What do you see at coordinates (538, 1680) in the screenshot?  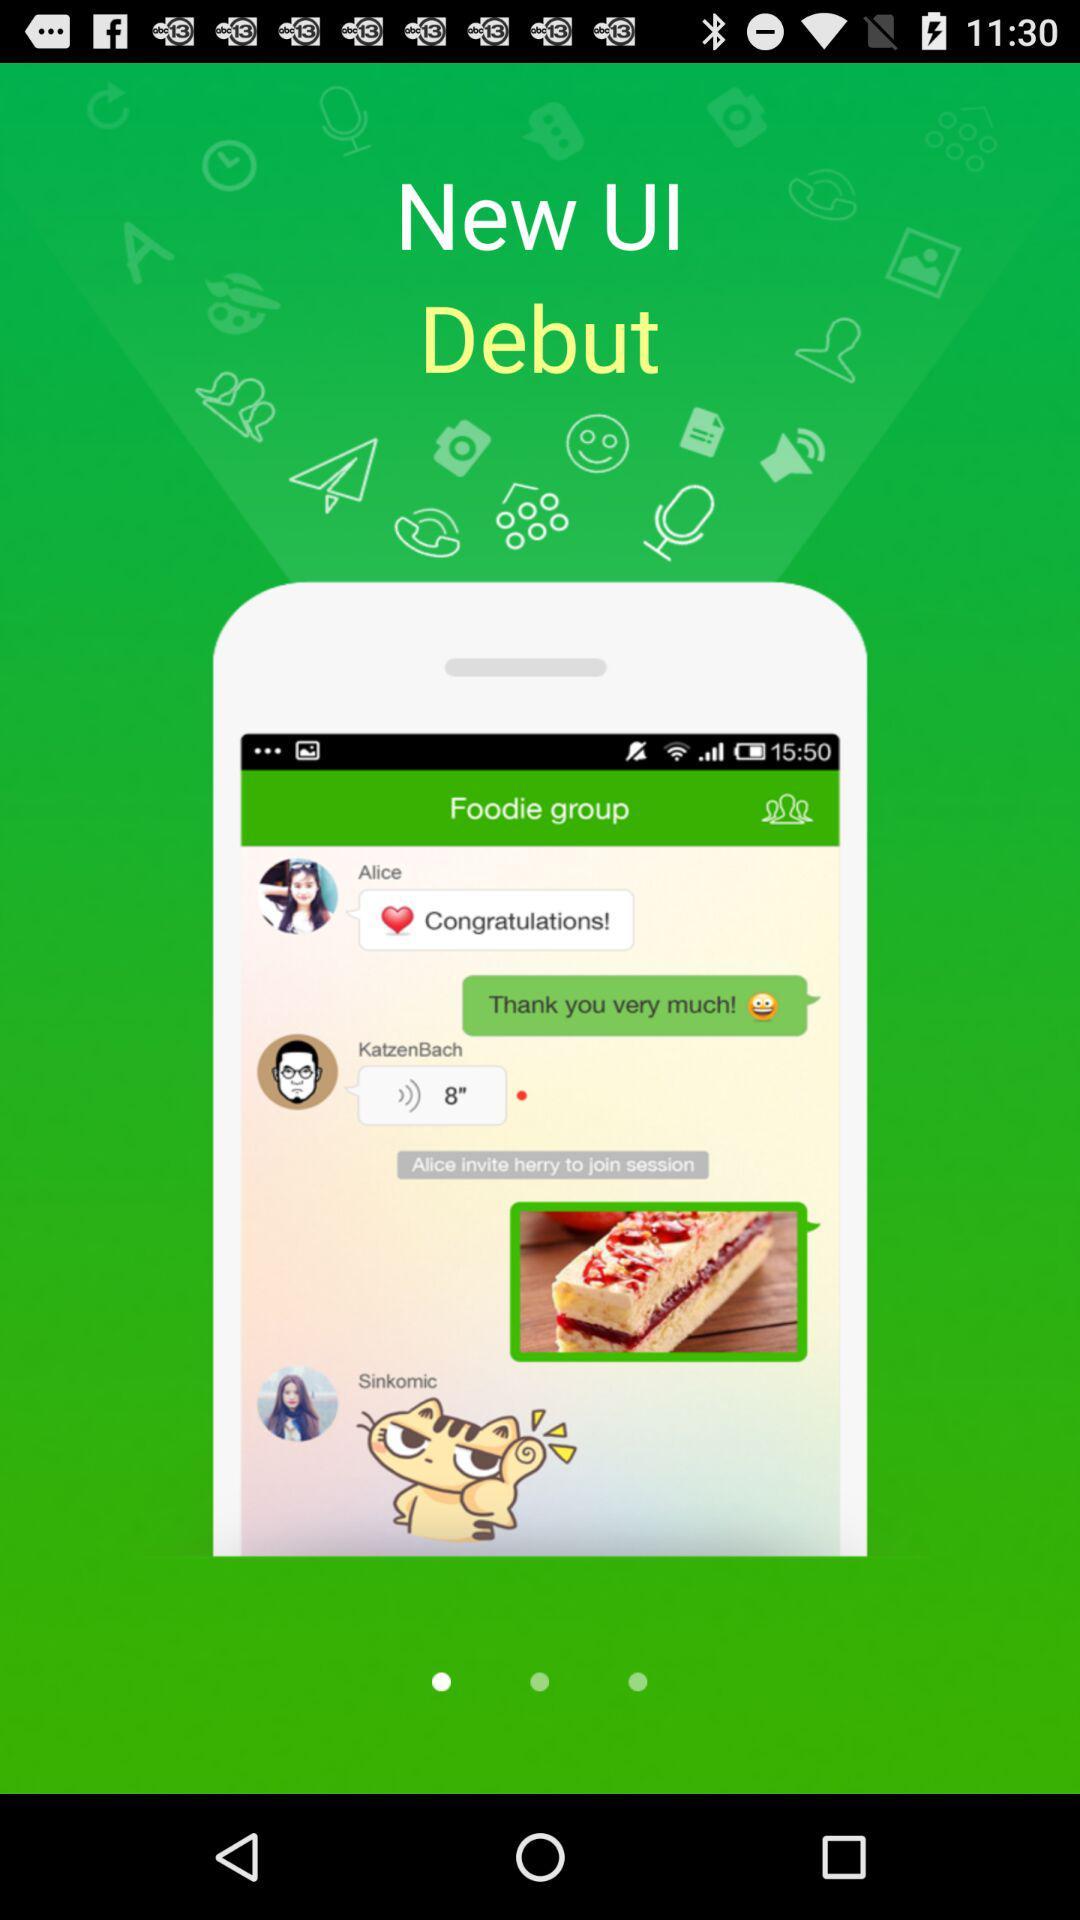 I see `move to page 2 of 3` at bounding box center [538, 1680].